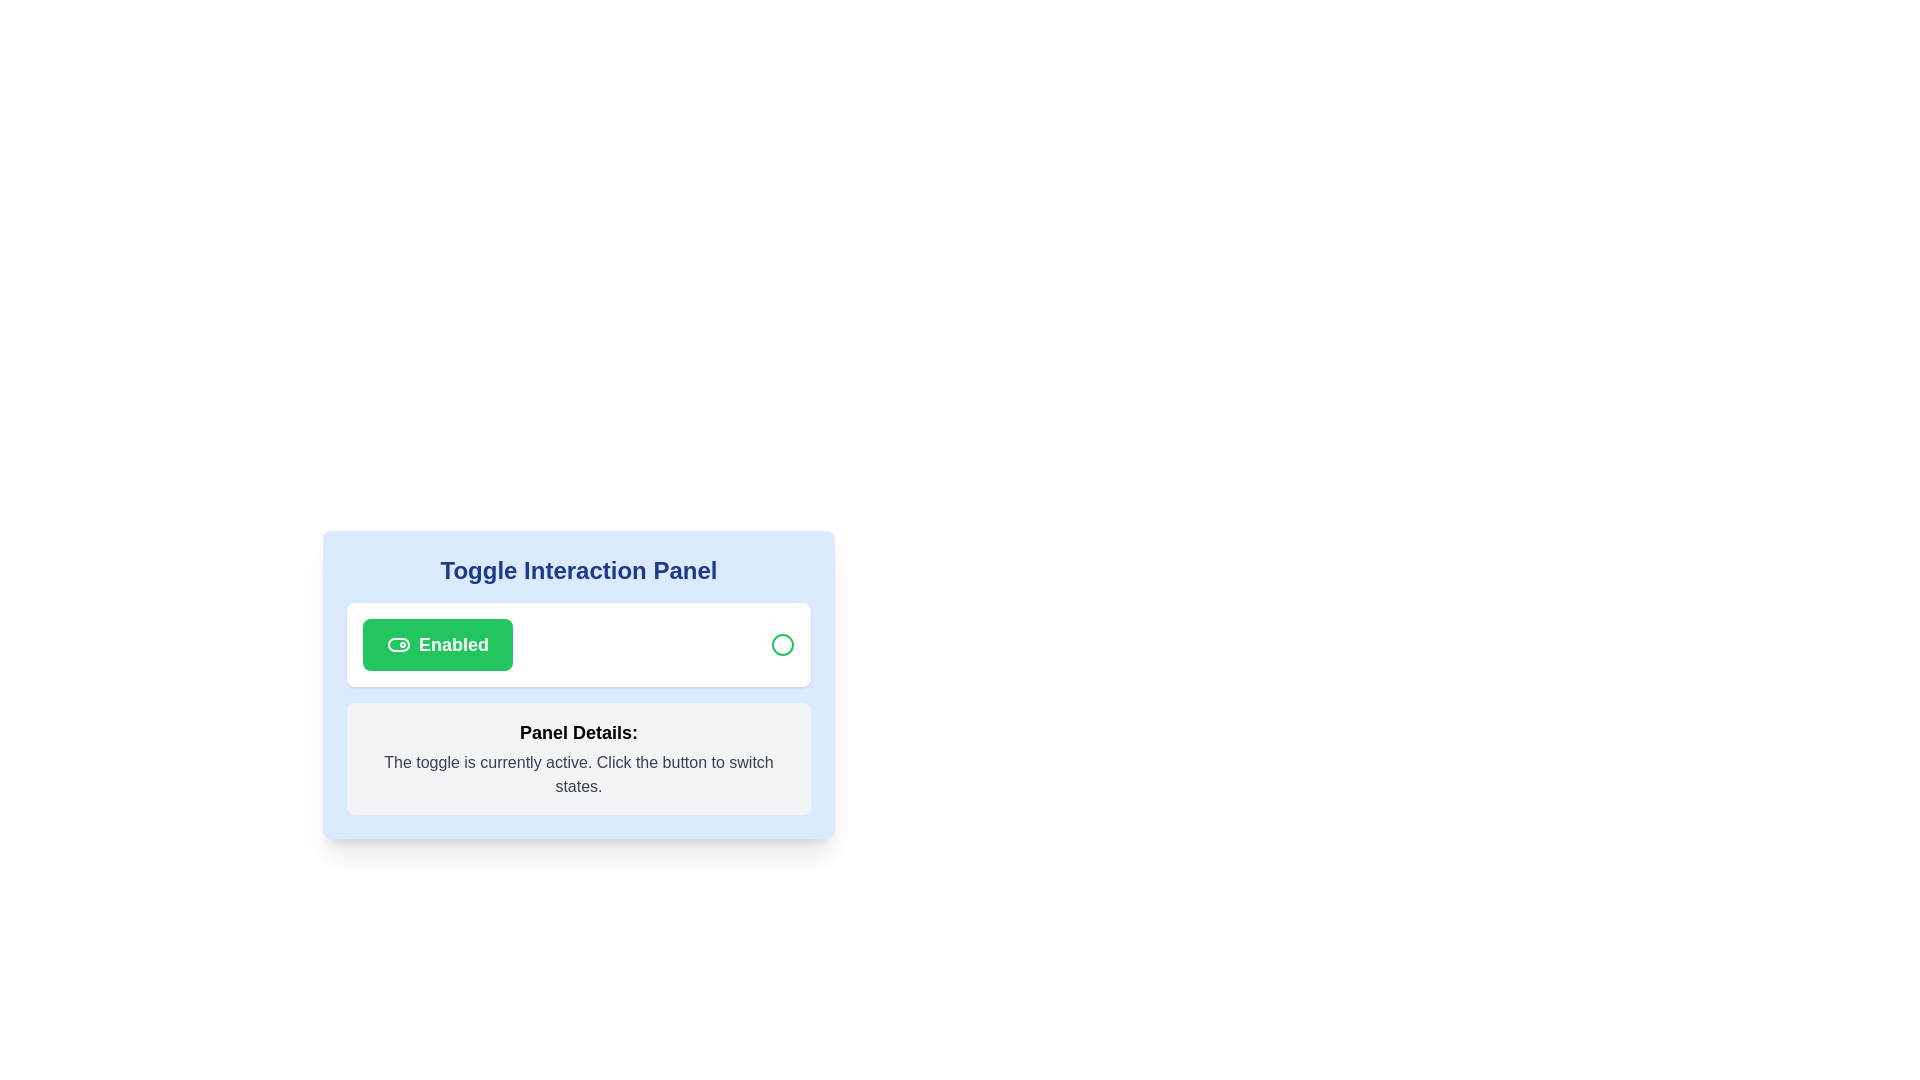 The image size is (1920, 1080). Describe the element at coordinates (578, 759) in the screenshot. I see `the Text panel located at the bottom of the 'Toggle Interaction Panel', which provides instructions or descriptions related to the toggle state` at that location.